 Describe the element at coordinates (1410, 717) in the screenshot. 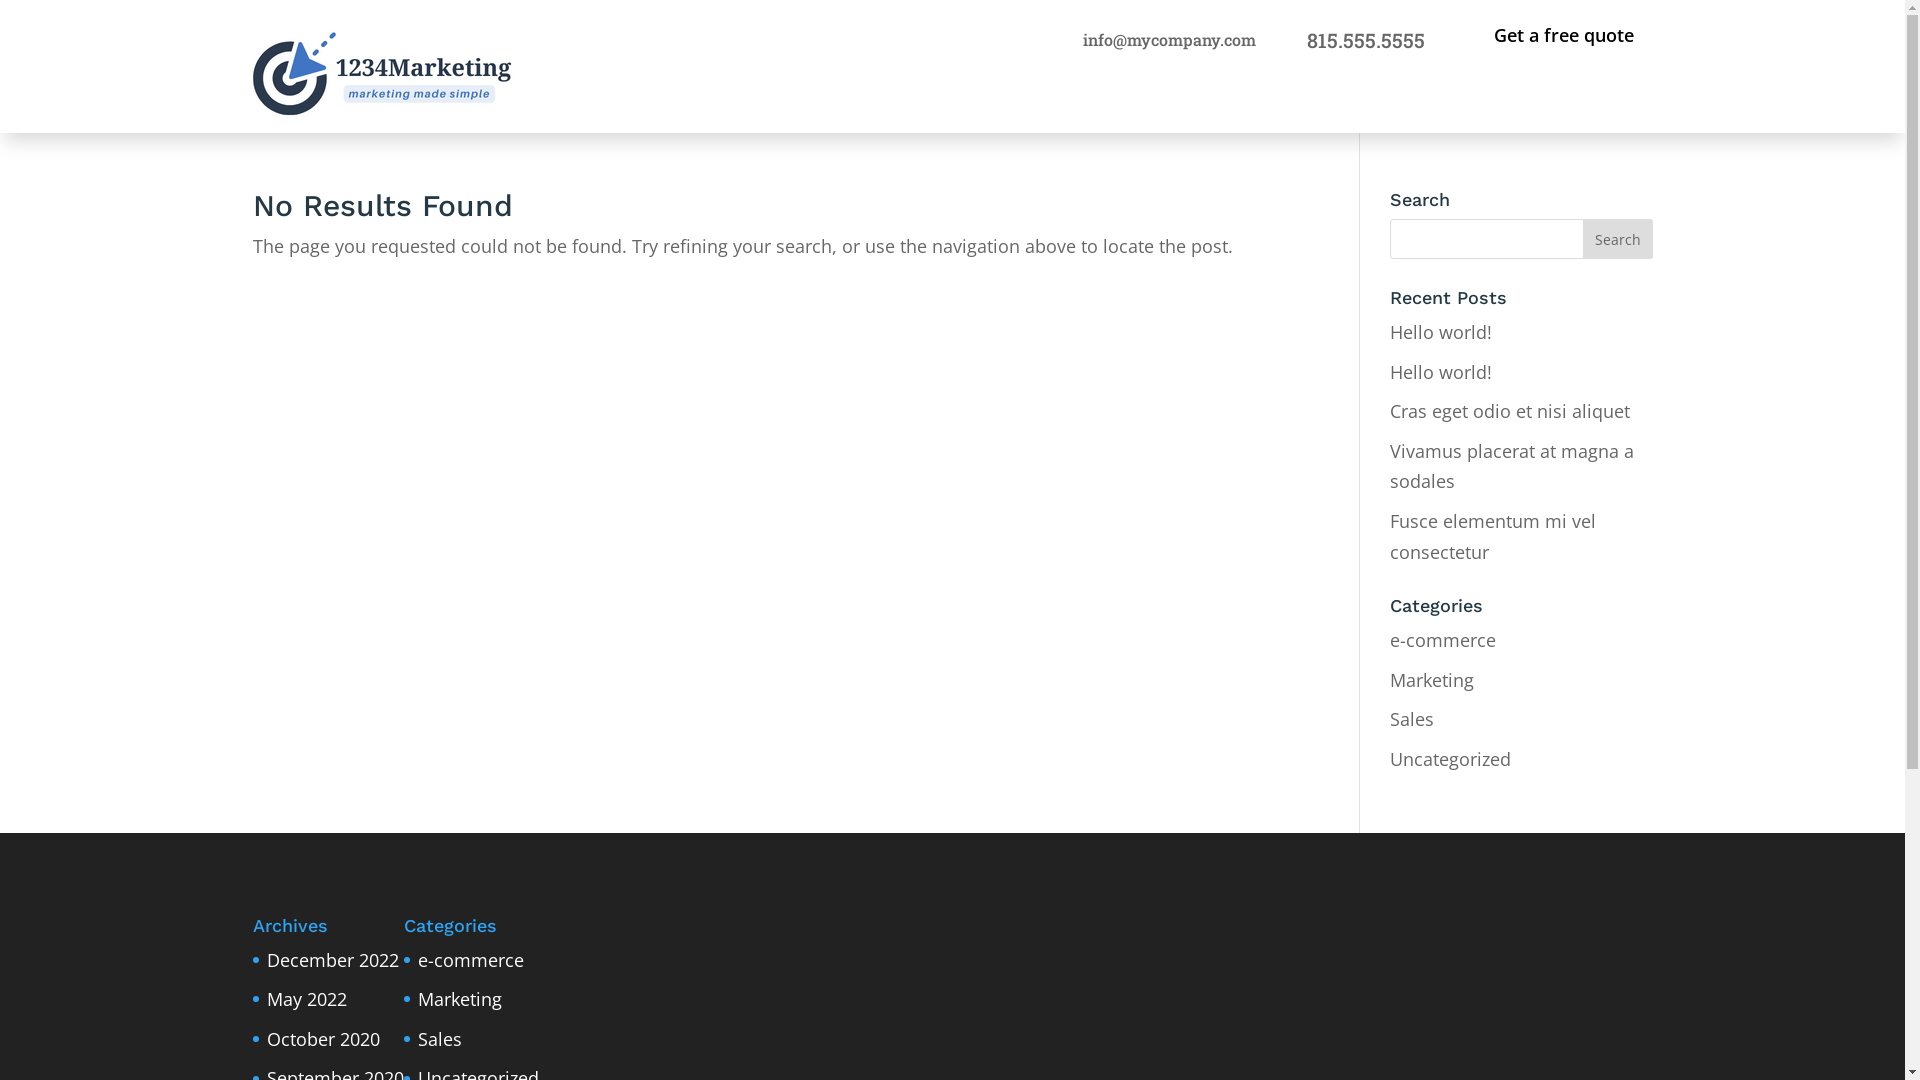

I see `'Sales'` at that location.